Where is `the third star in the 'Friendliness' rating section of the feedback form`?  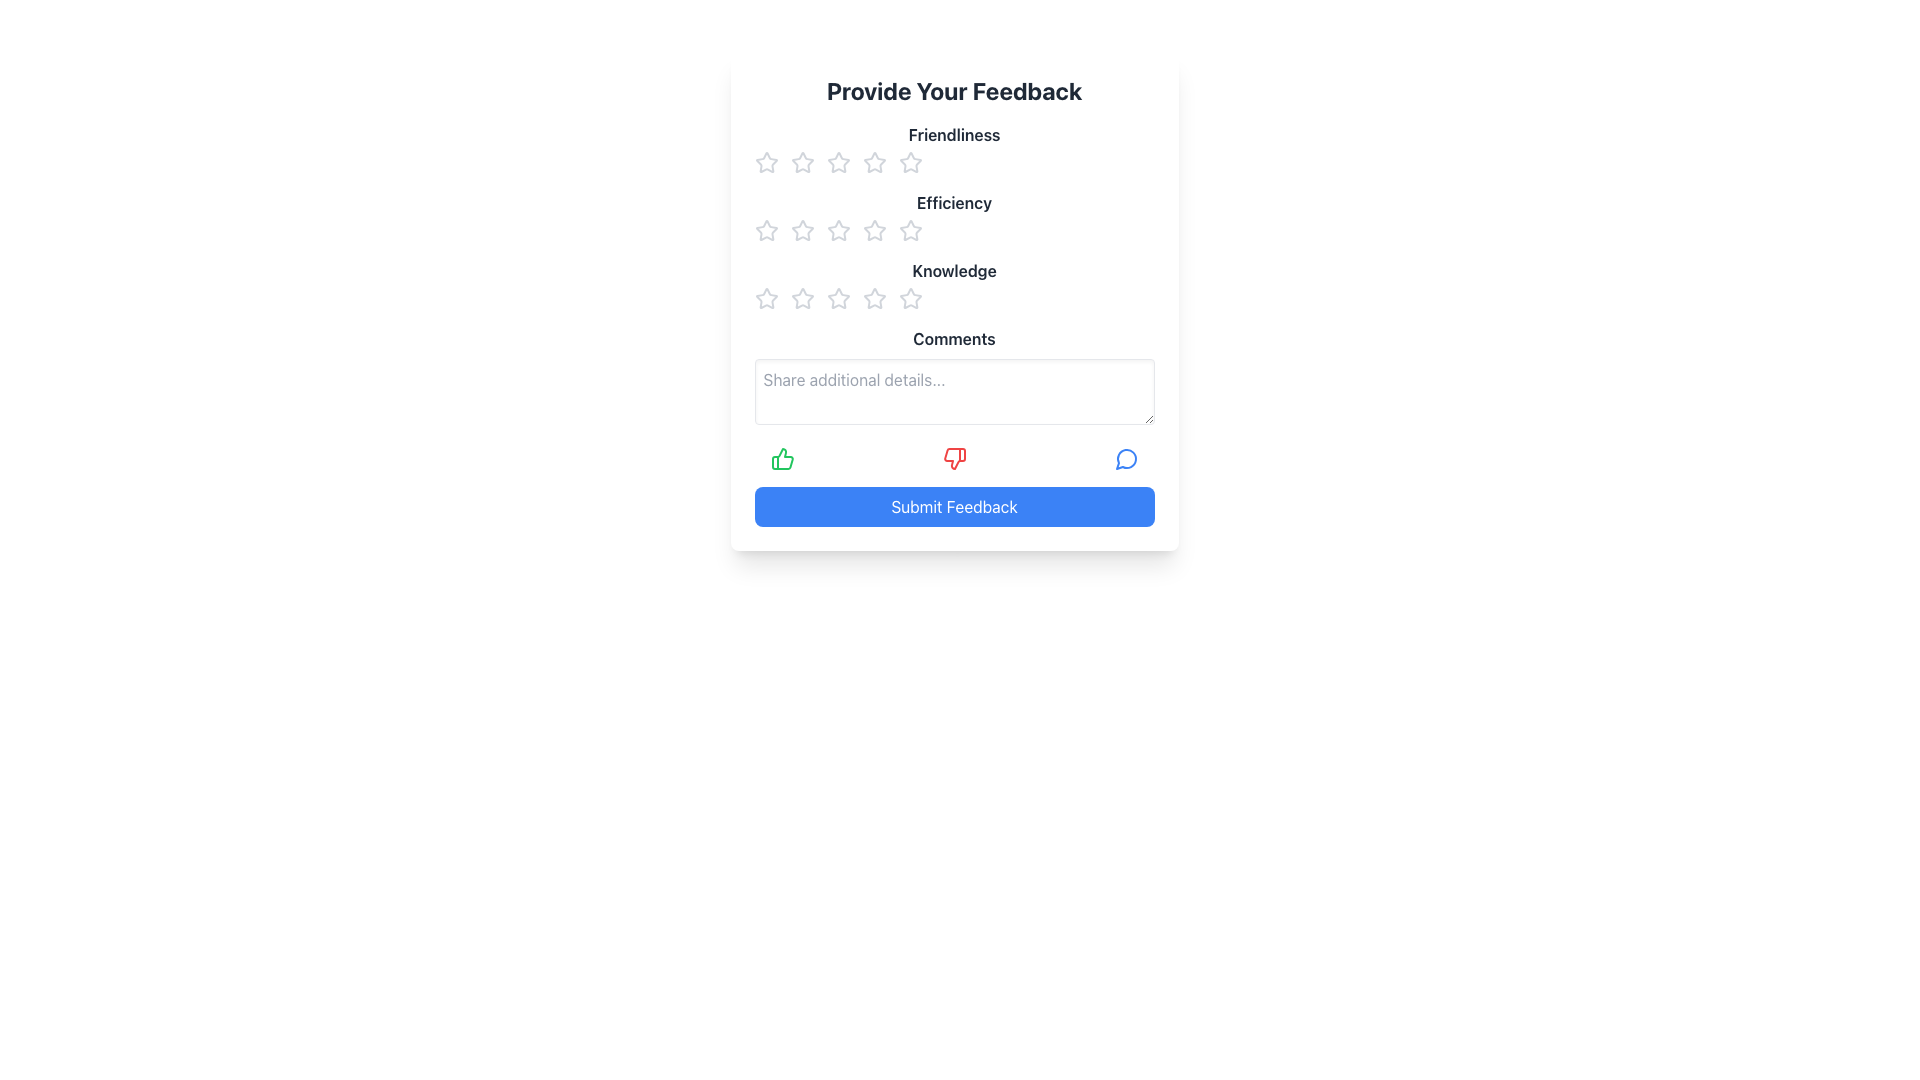
the third star in the 'Friendliness' rating section of the feedback form is located at coordinates (838, 161).